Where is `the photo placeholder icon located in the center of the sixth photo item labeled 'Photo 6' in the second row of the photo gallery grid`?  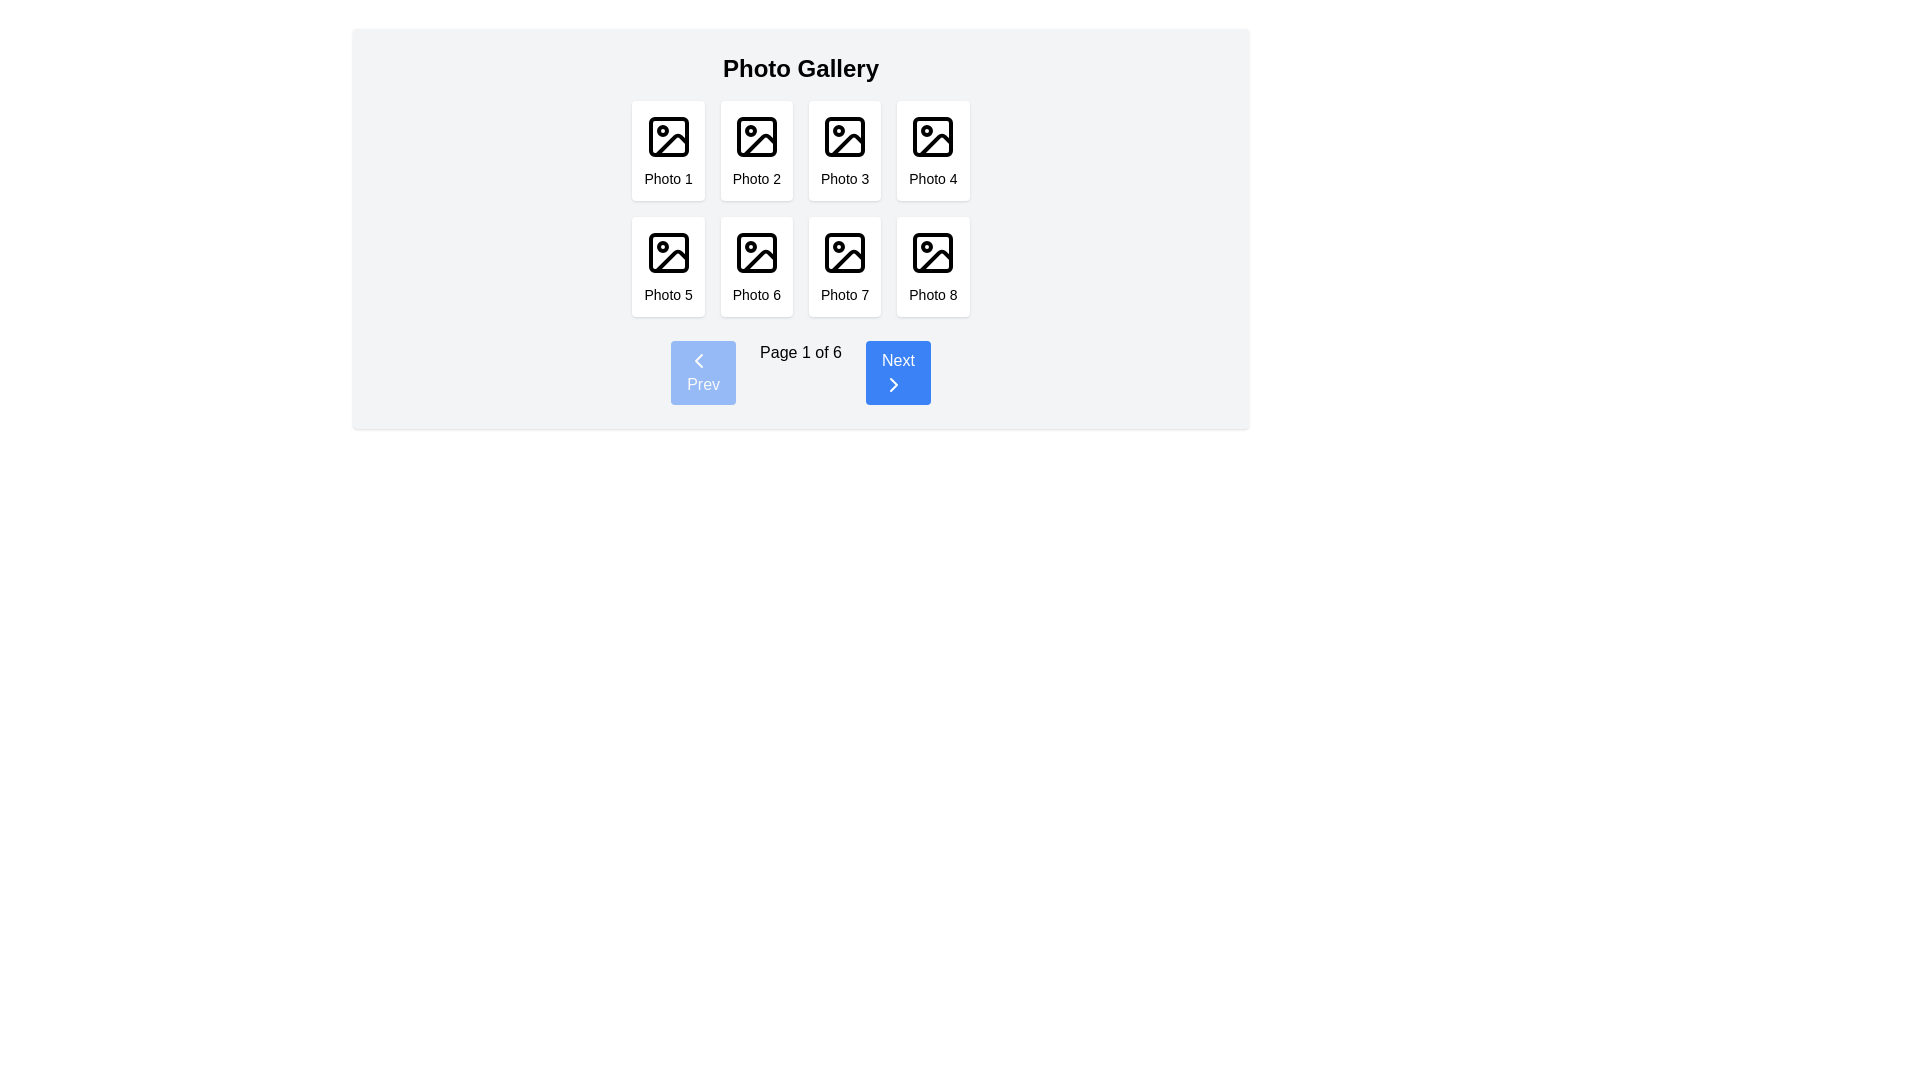 the photo placeholder icon located in the center of the sixth photo item labeled 'Photo 6' in the second row of the photo gallery grid is located at coordinates (755, 252).